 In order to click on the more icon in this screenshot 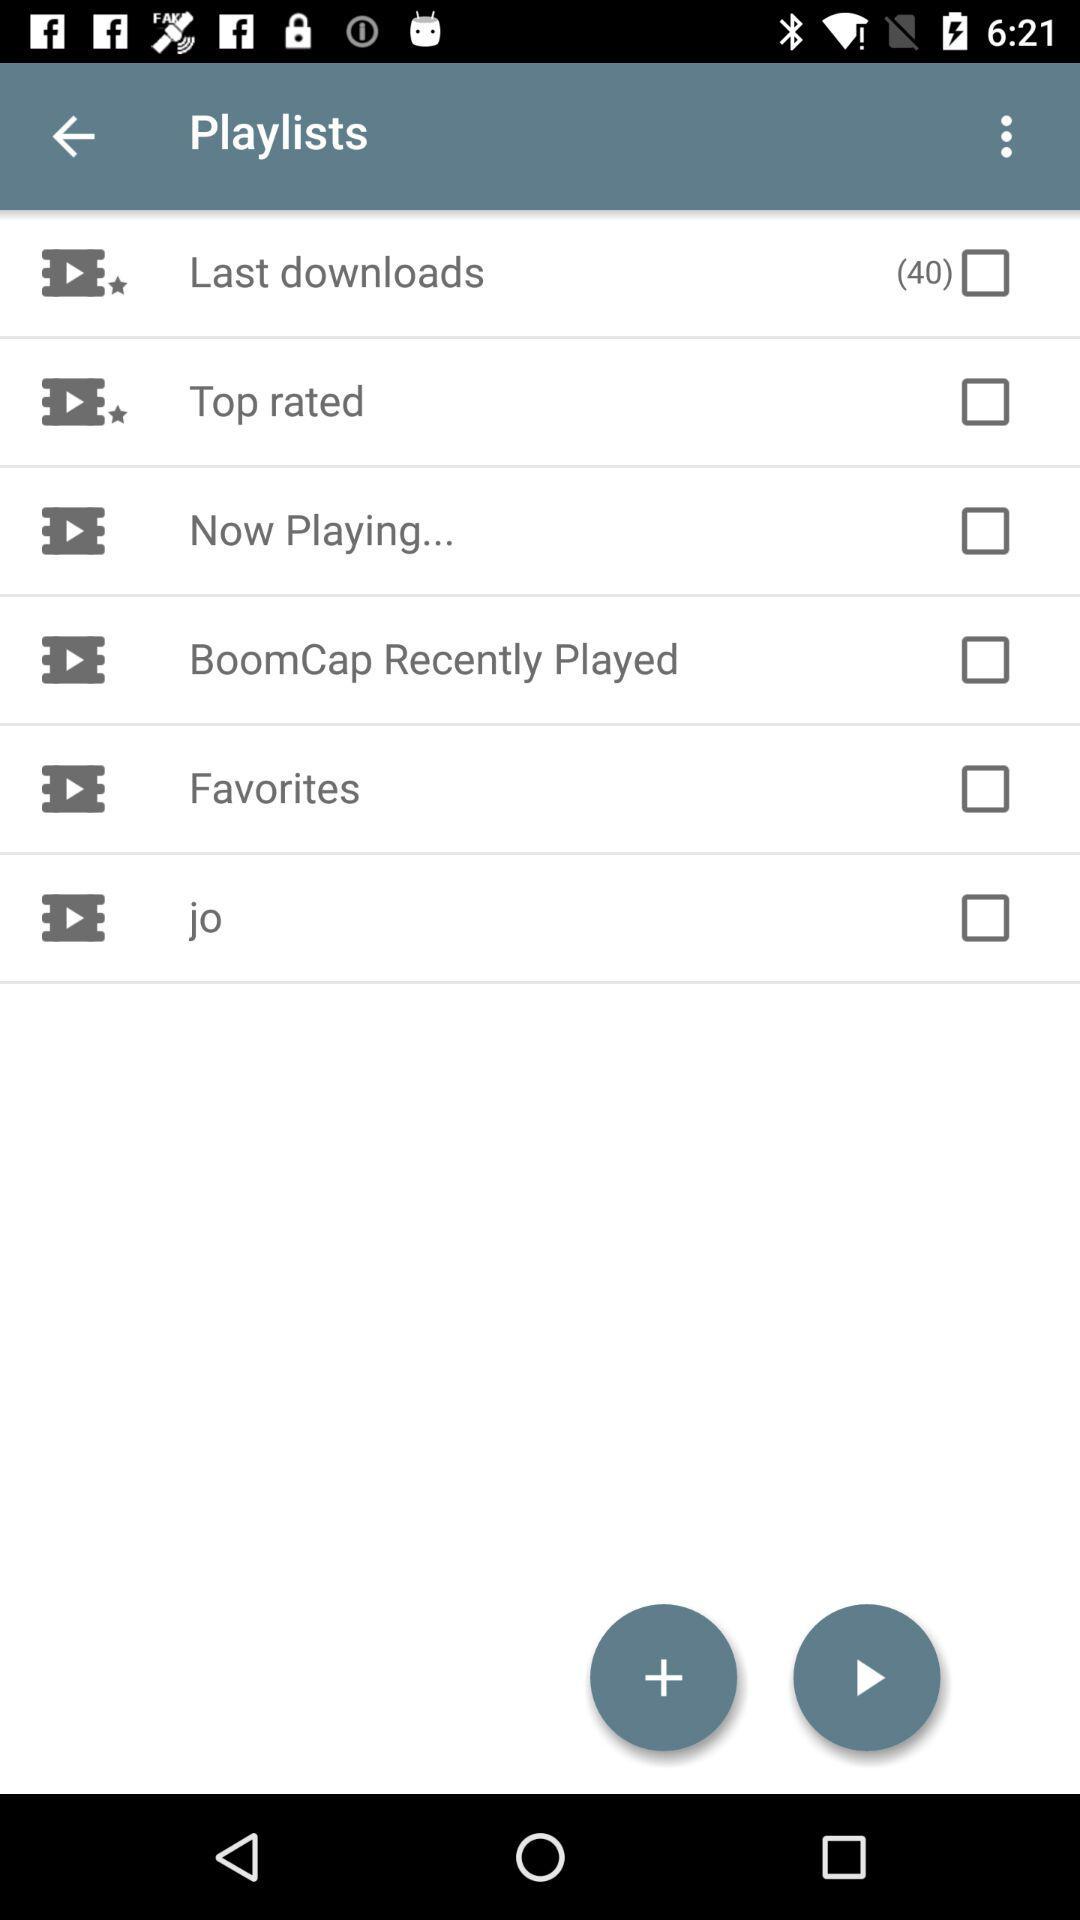, I will do `click(1006, 135)`.